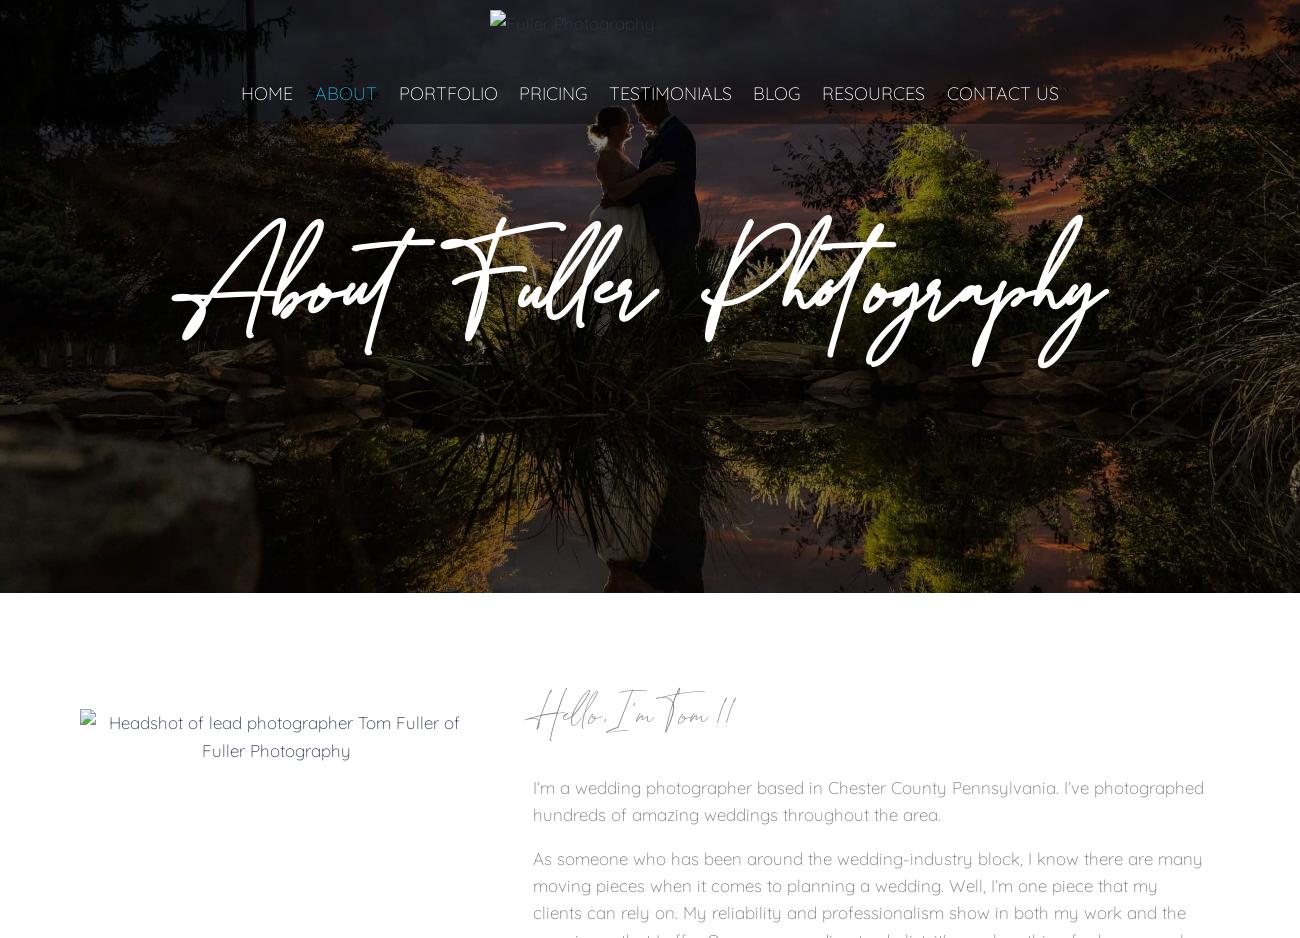 The width and height of the screenshot is (1300, 938). Describe the element at coordinates (446, 93) in the screenshot. I see `'Portfolio'` at that location.